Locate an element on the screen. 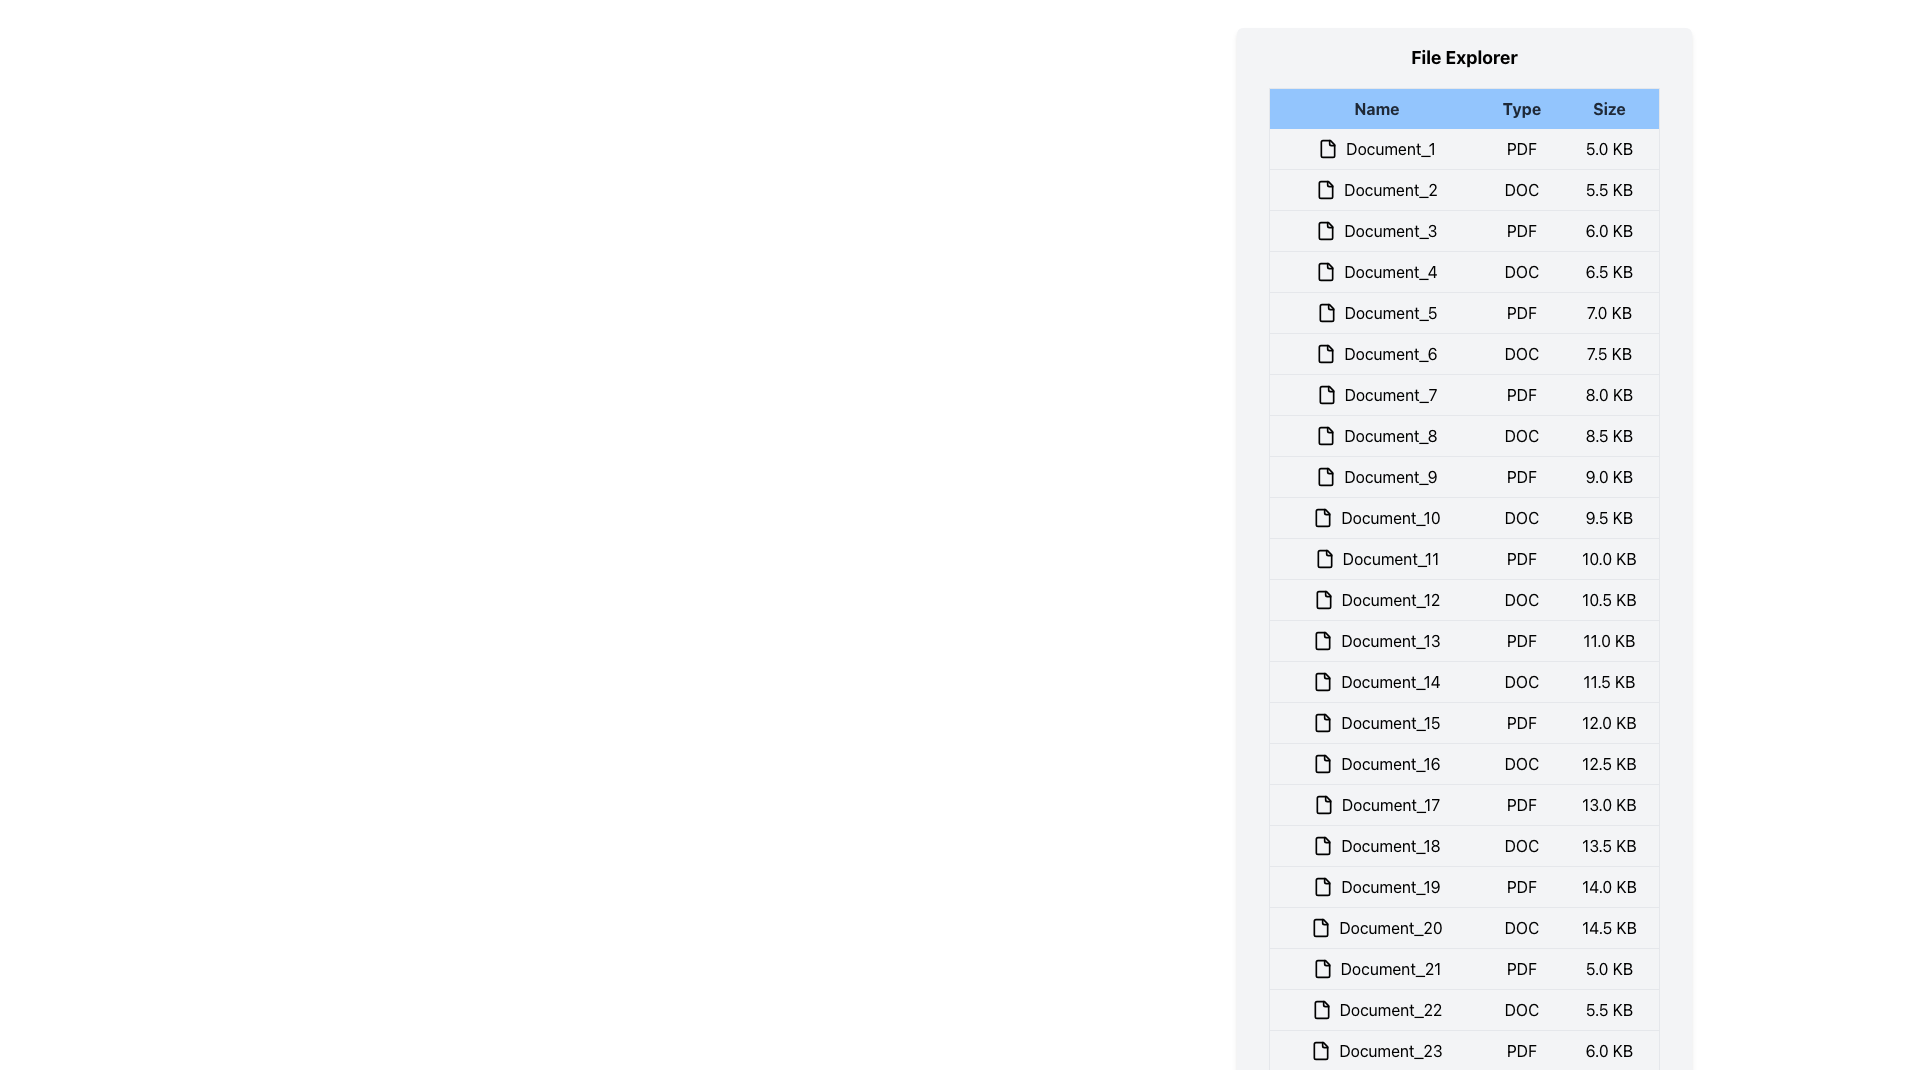  the static text label 'Document_10' is located at coordinates (1376, 516).